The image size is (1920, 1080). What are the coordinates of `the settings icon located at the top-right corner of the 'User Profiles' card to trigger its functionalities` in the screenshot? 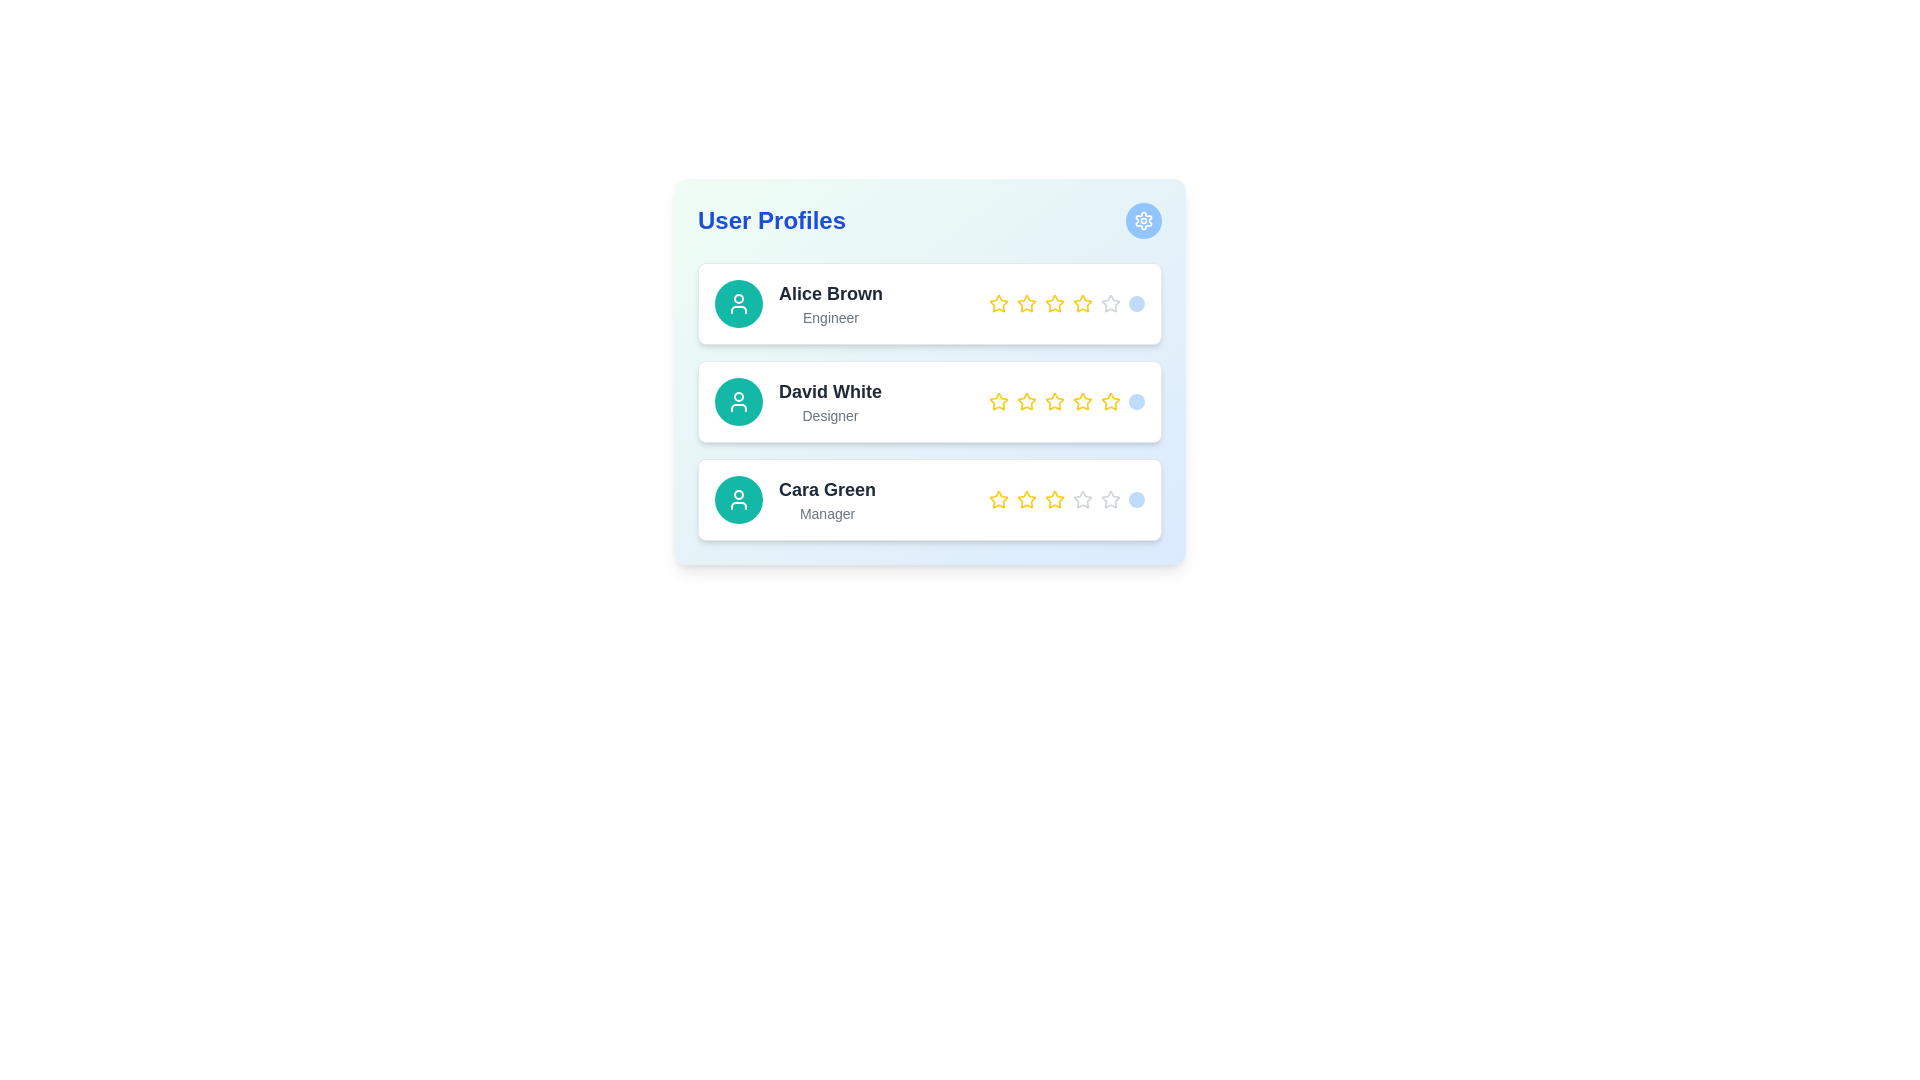 It's located at (1143, 220).